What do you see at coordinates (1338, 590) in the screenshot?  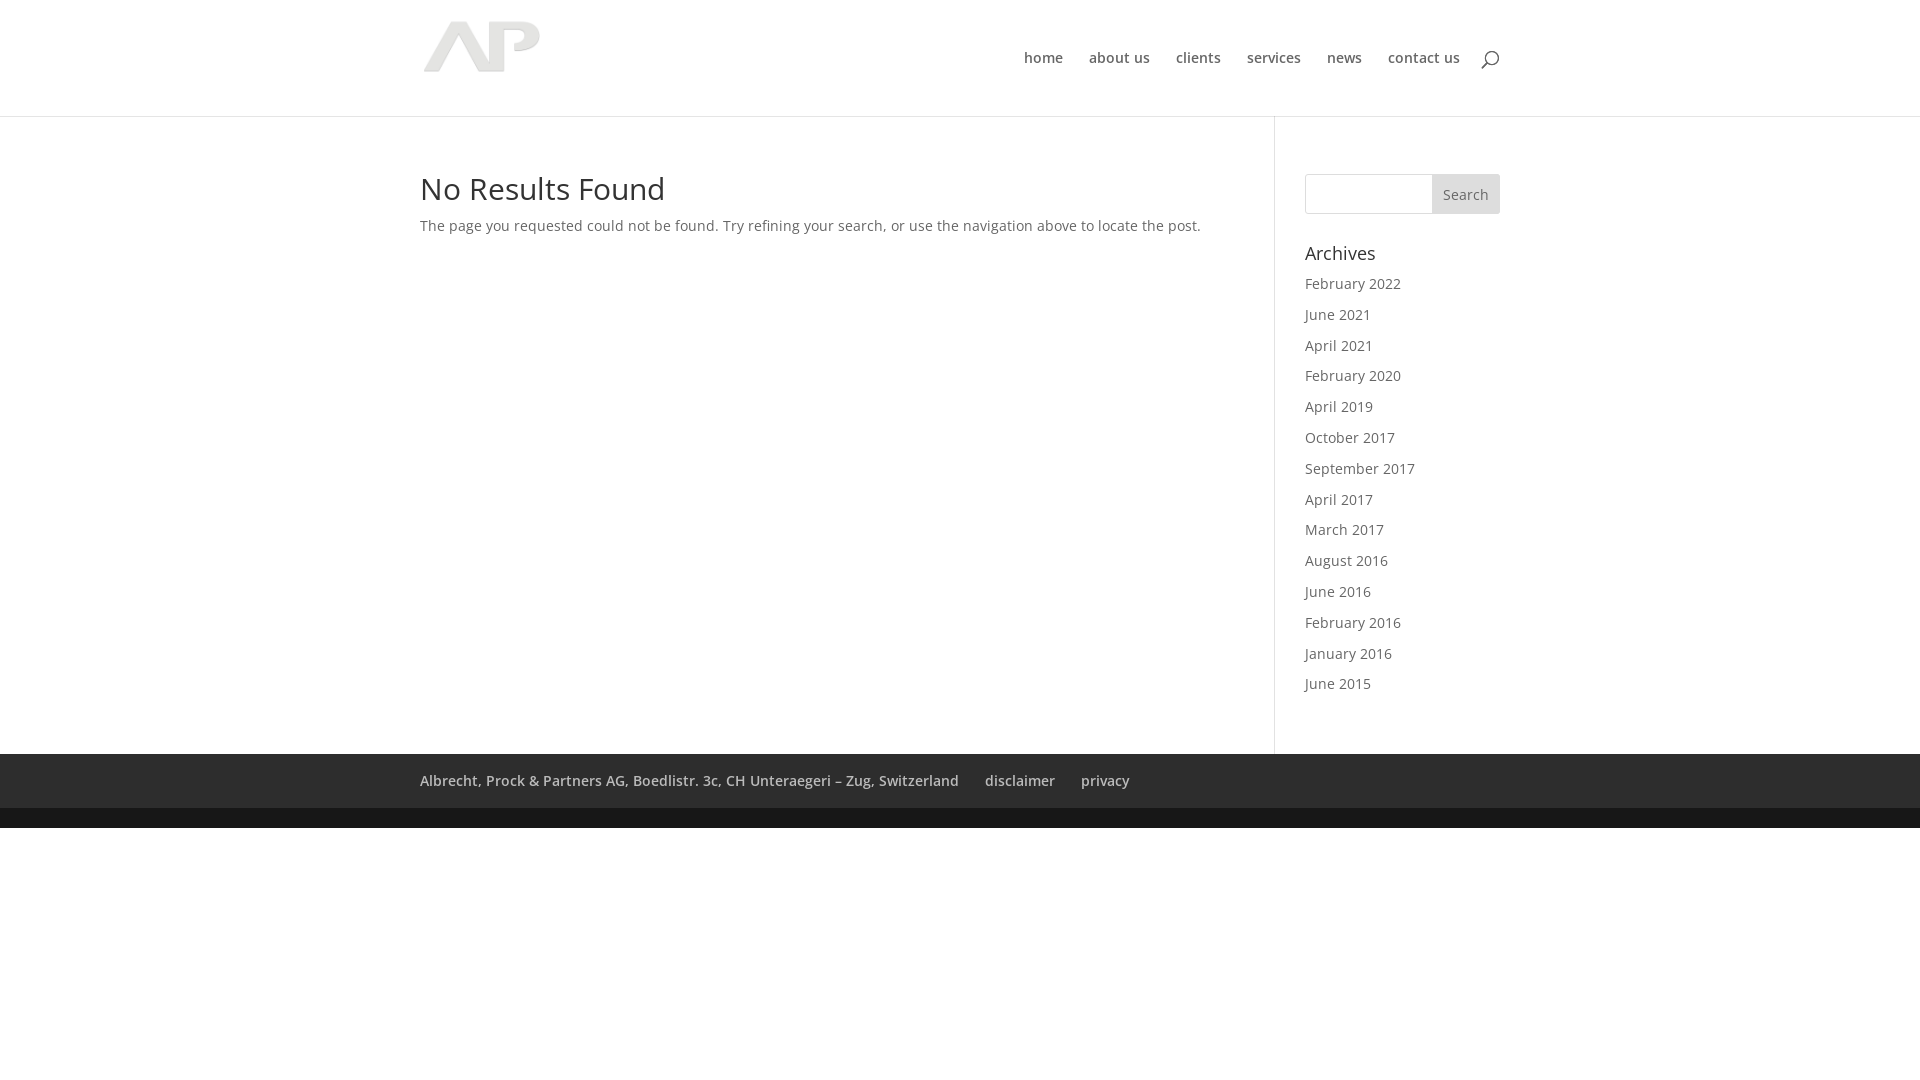 I see `'June 2016'` at bounding box center [1338, 590].